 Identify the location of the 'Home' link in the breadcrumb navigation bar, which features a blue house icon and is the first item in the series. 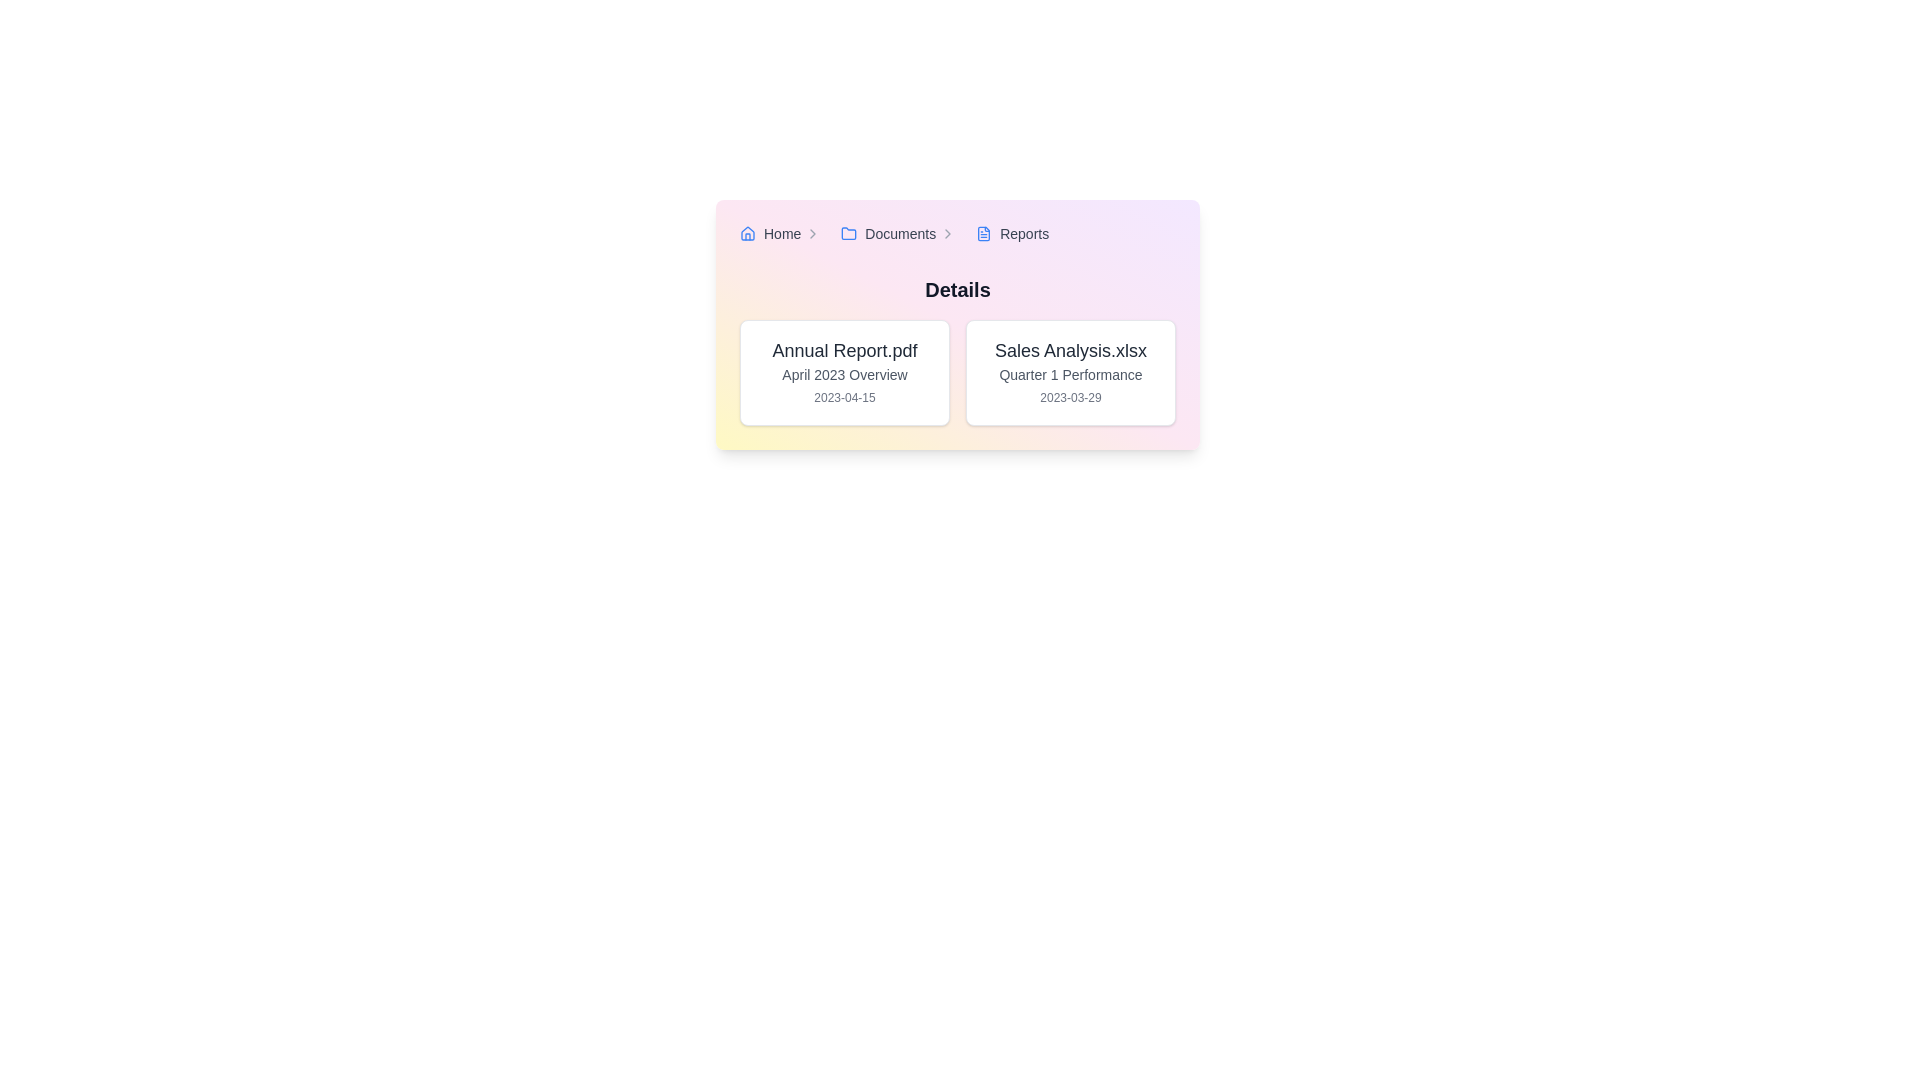
(781, 233).